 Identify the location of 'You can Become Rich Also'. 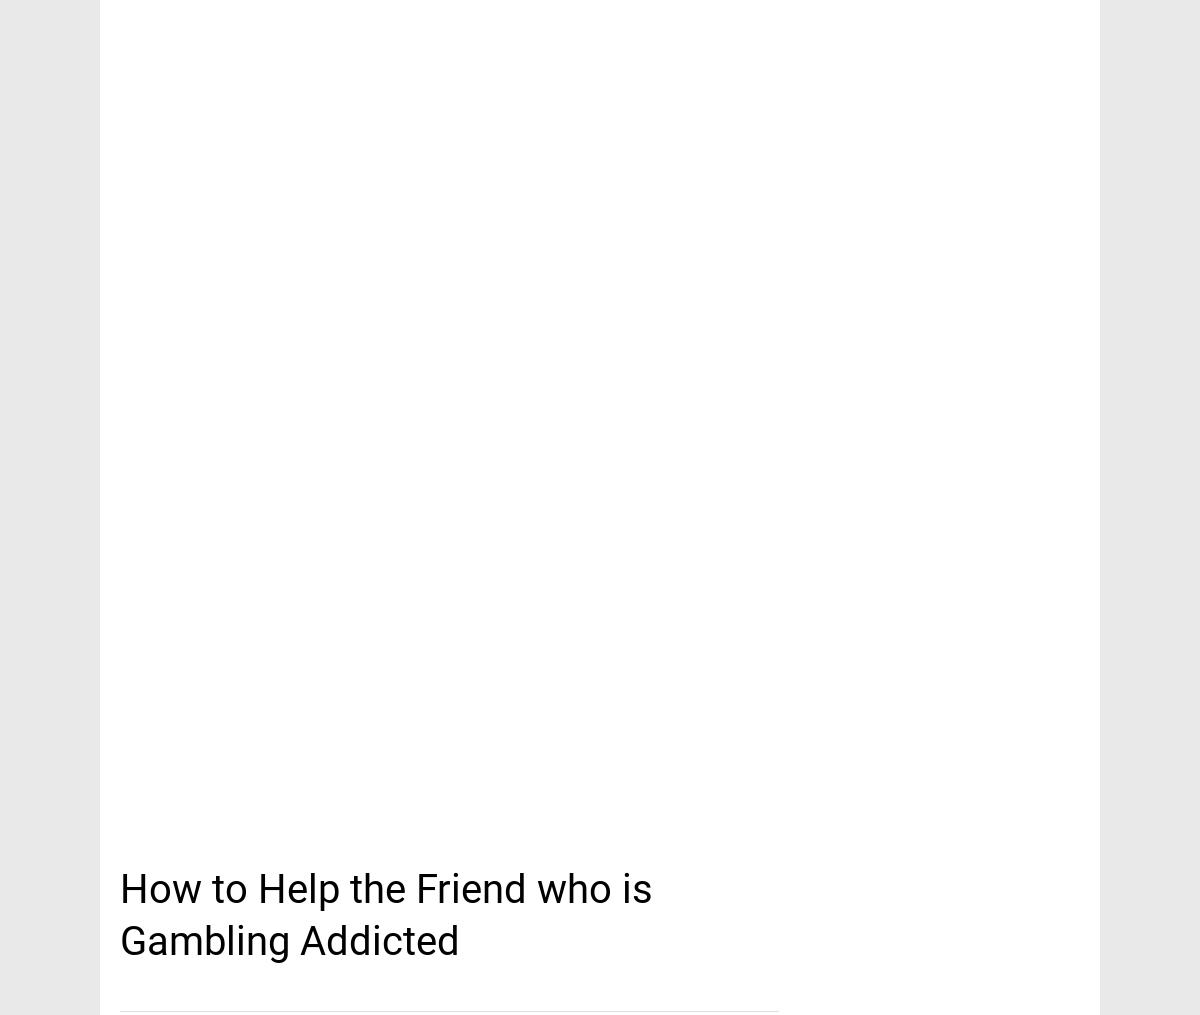
(230, 43).